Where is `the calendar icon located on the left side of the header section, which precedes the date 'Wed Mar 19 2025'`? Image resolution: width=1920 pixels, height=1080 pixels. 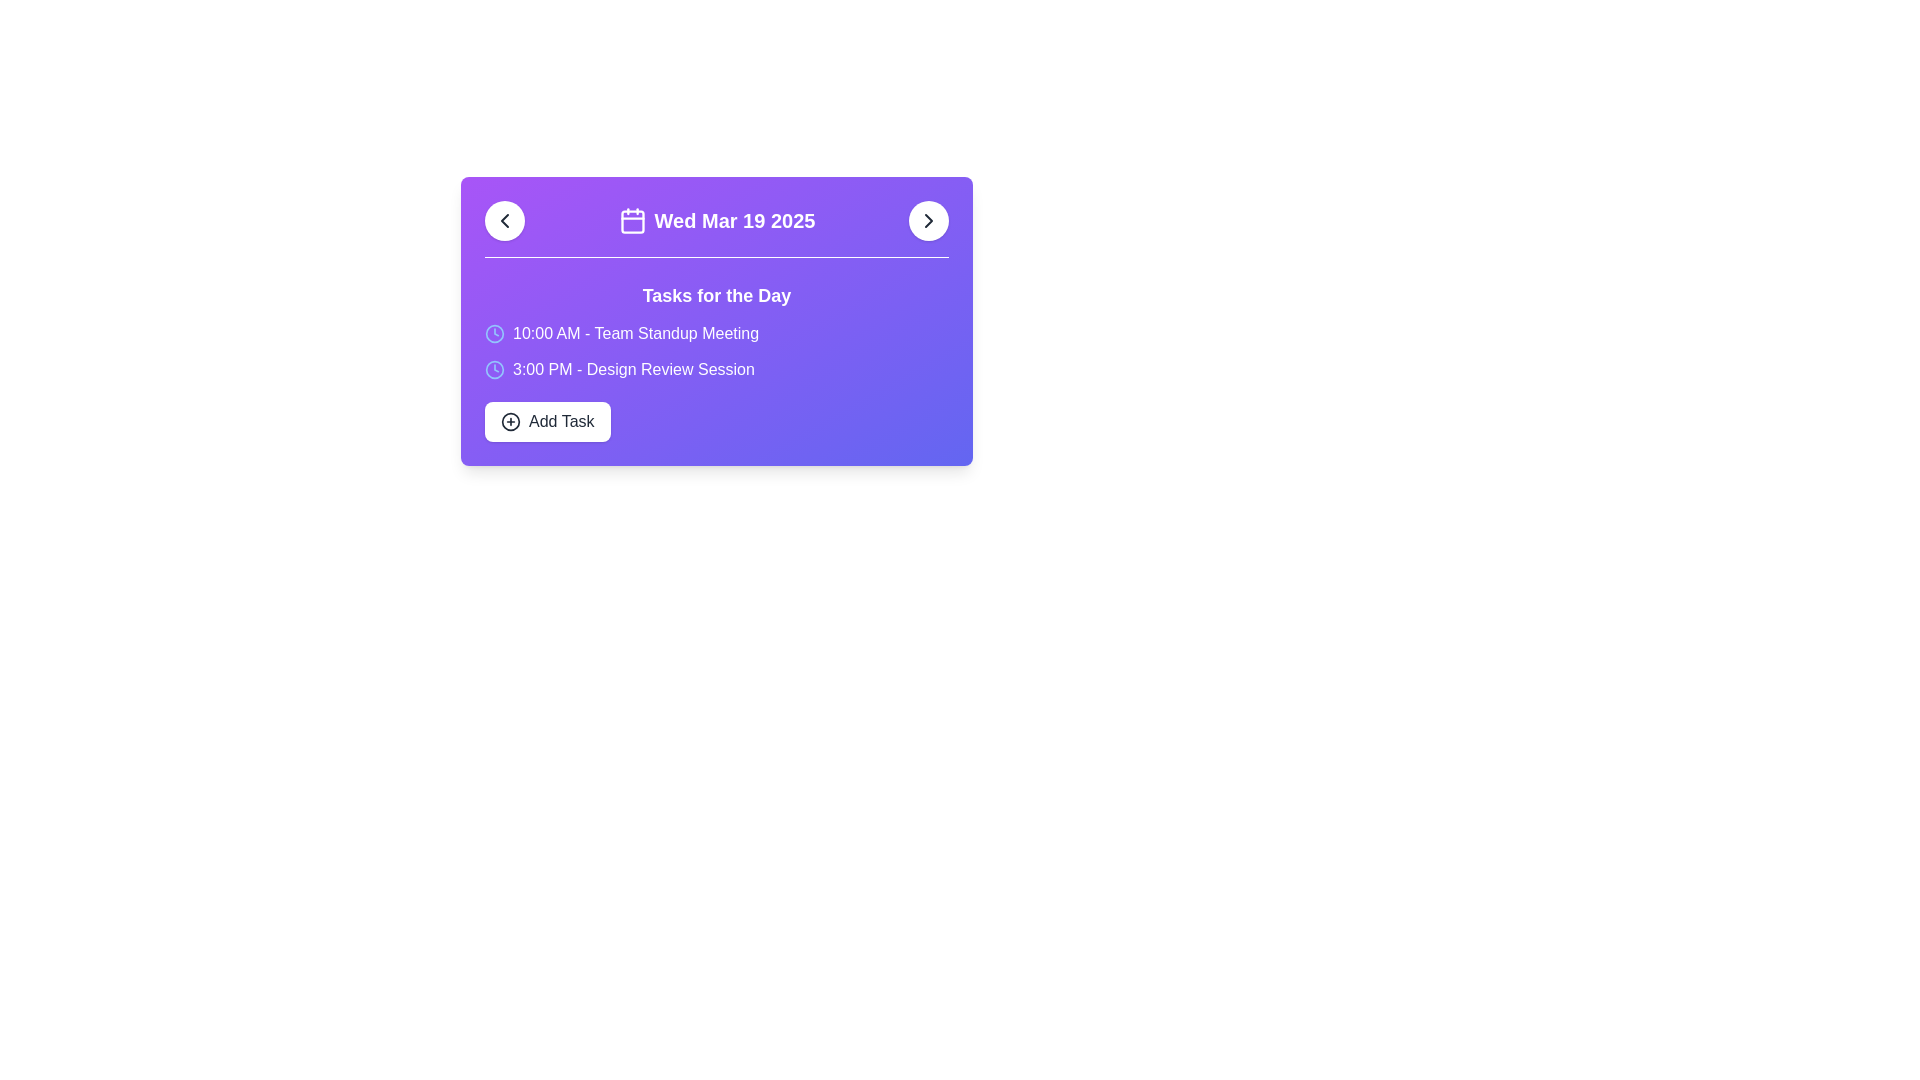 the calendar icon located on the left side of the header section, which precedes the date 'Wed Mar 19 2025' is located at coordinates (631, 220).